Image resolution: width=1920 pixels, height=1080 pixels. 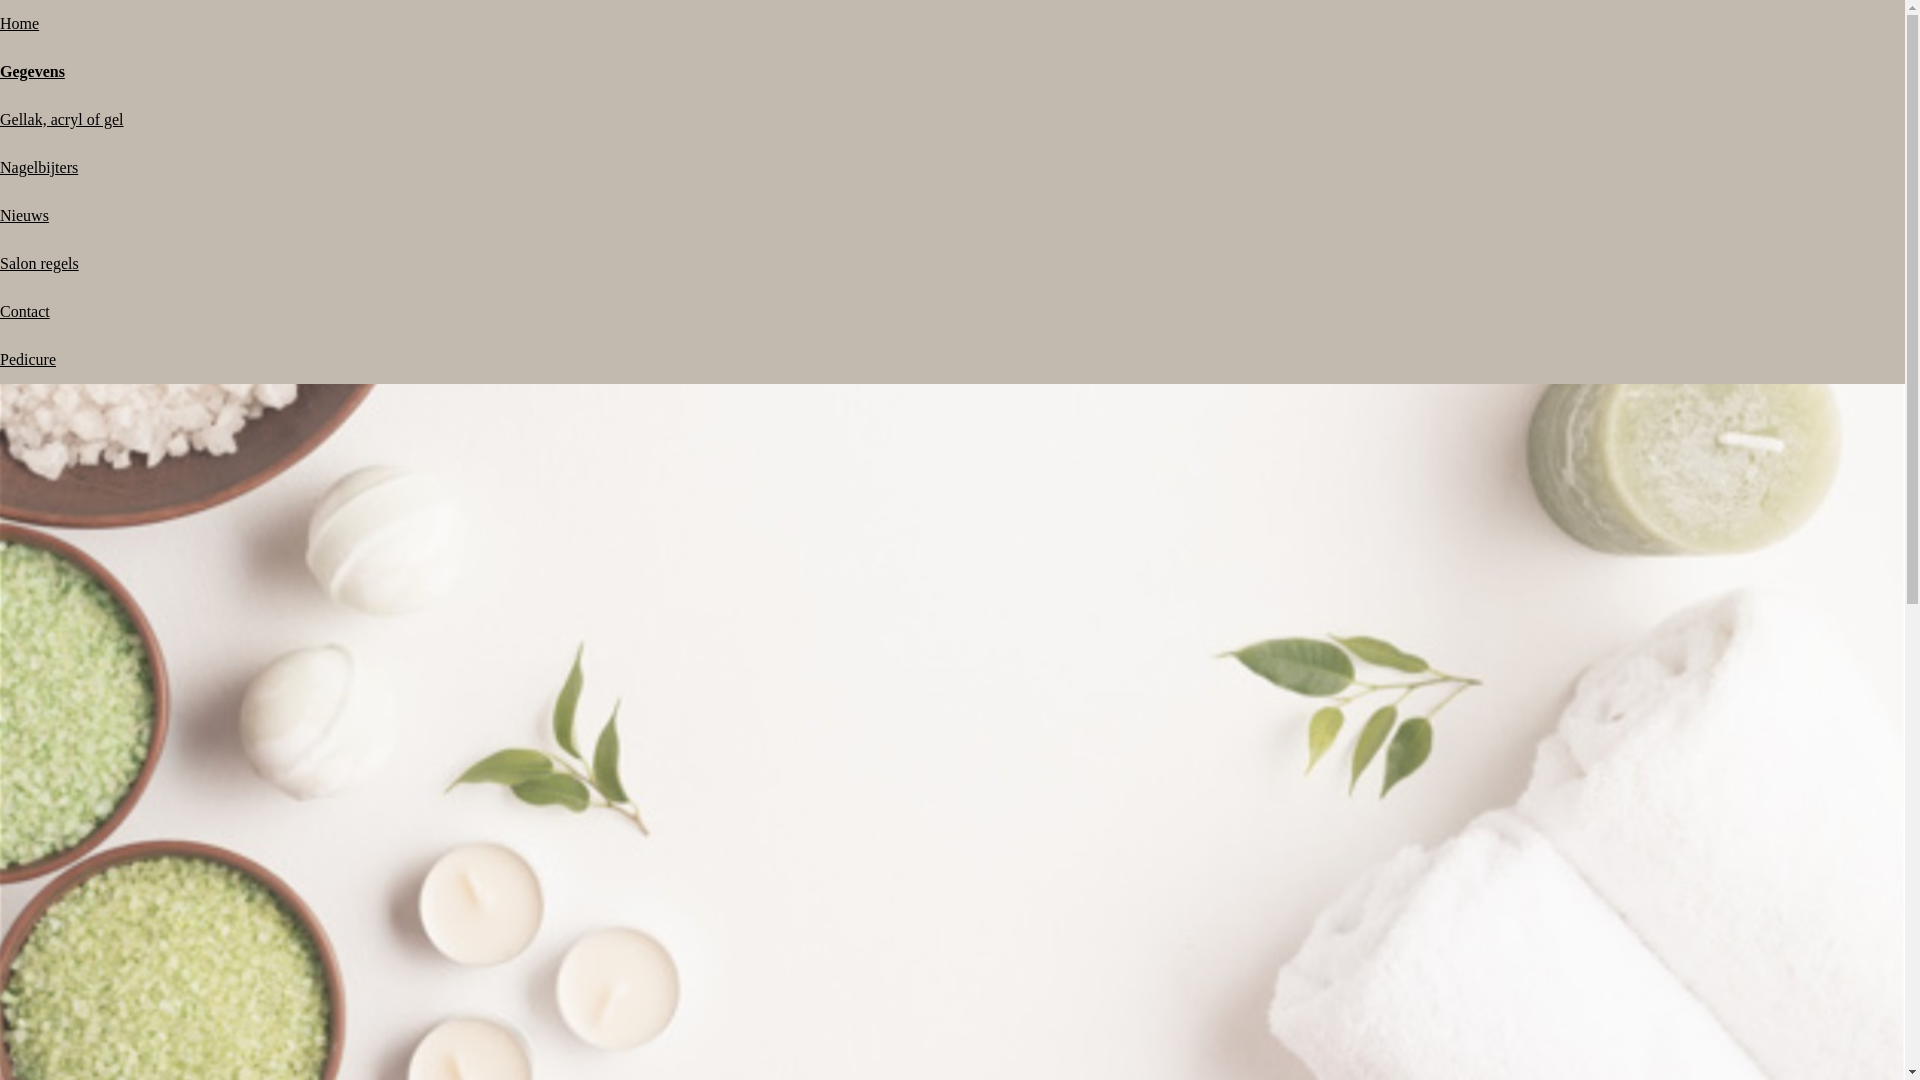 What do you see at coordinates (0, 119) in the screenshot?
I see `'Gellak, acryl of gel'` at bounding box center [0, 119].